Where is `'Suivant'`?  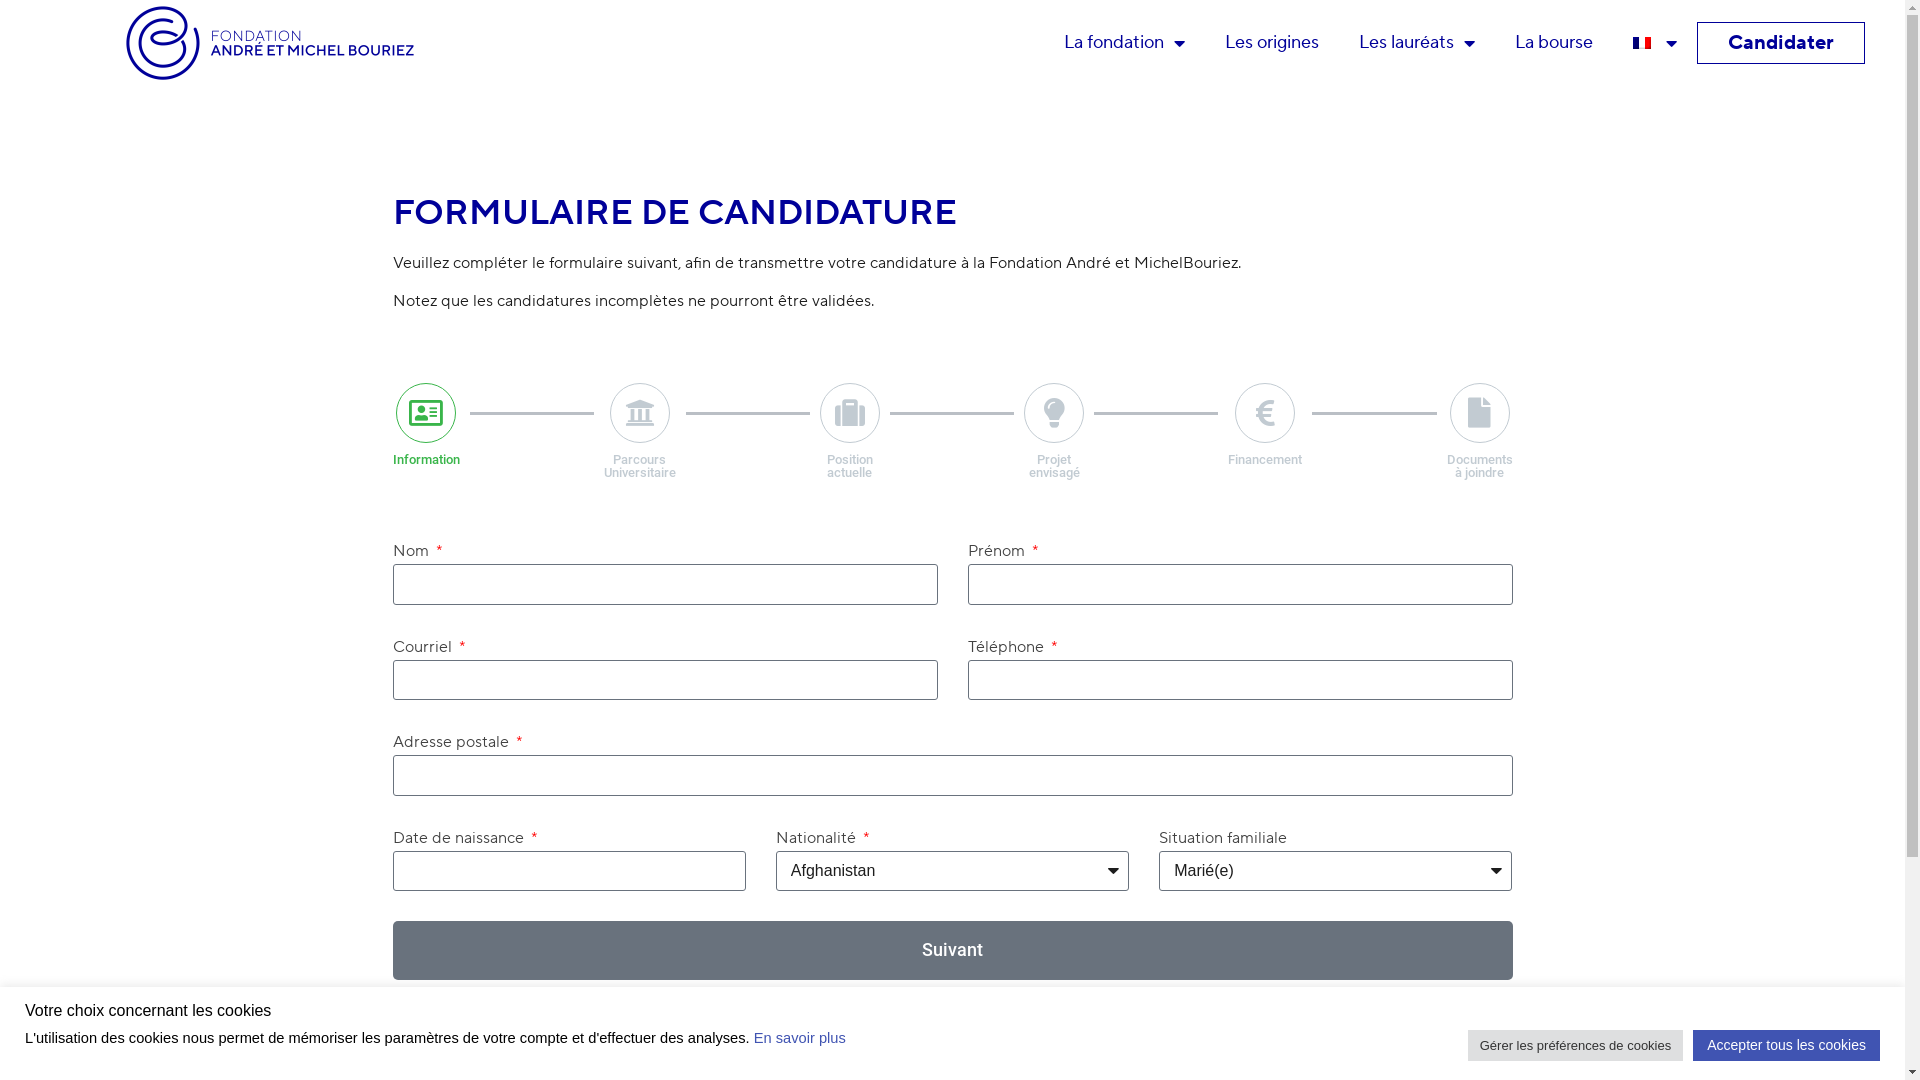 'Suivant' is located at coordinates (950, 949).